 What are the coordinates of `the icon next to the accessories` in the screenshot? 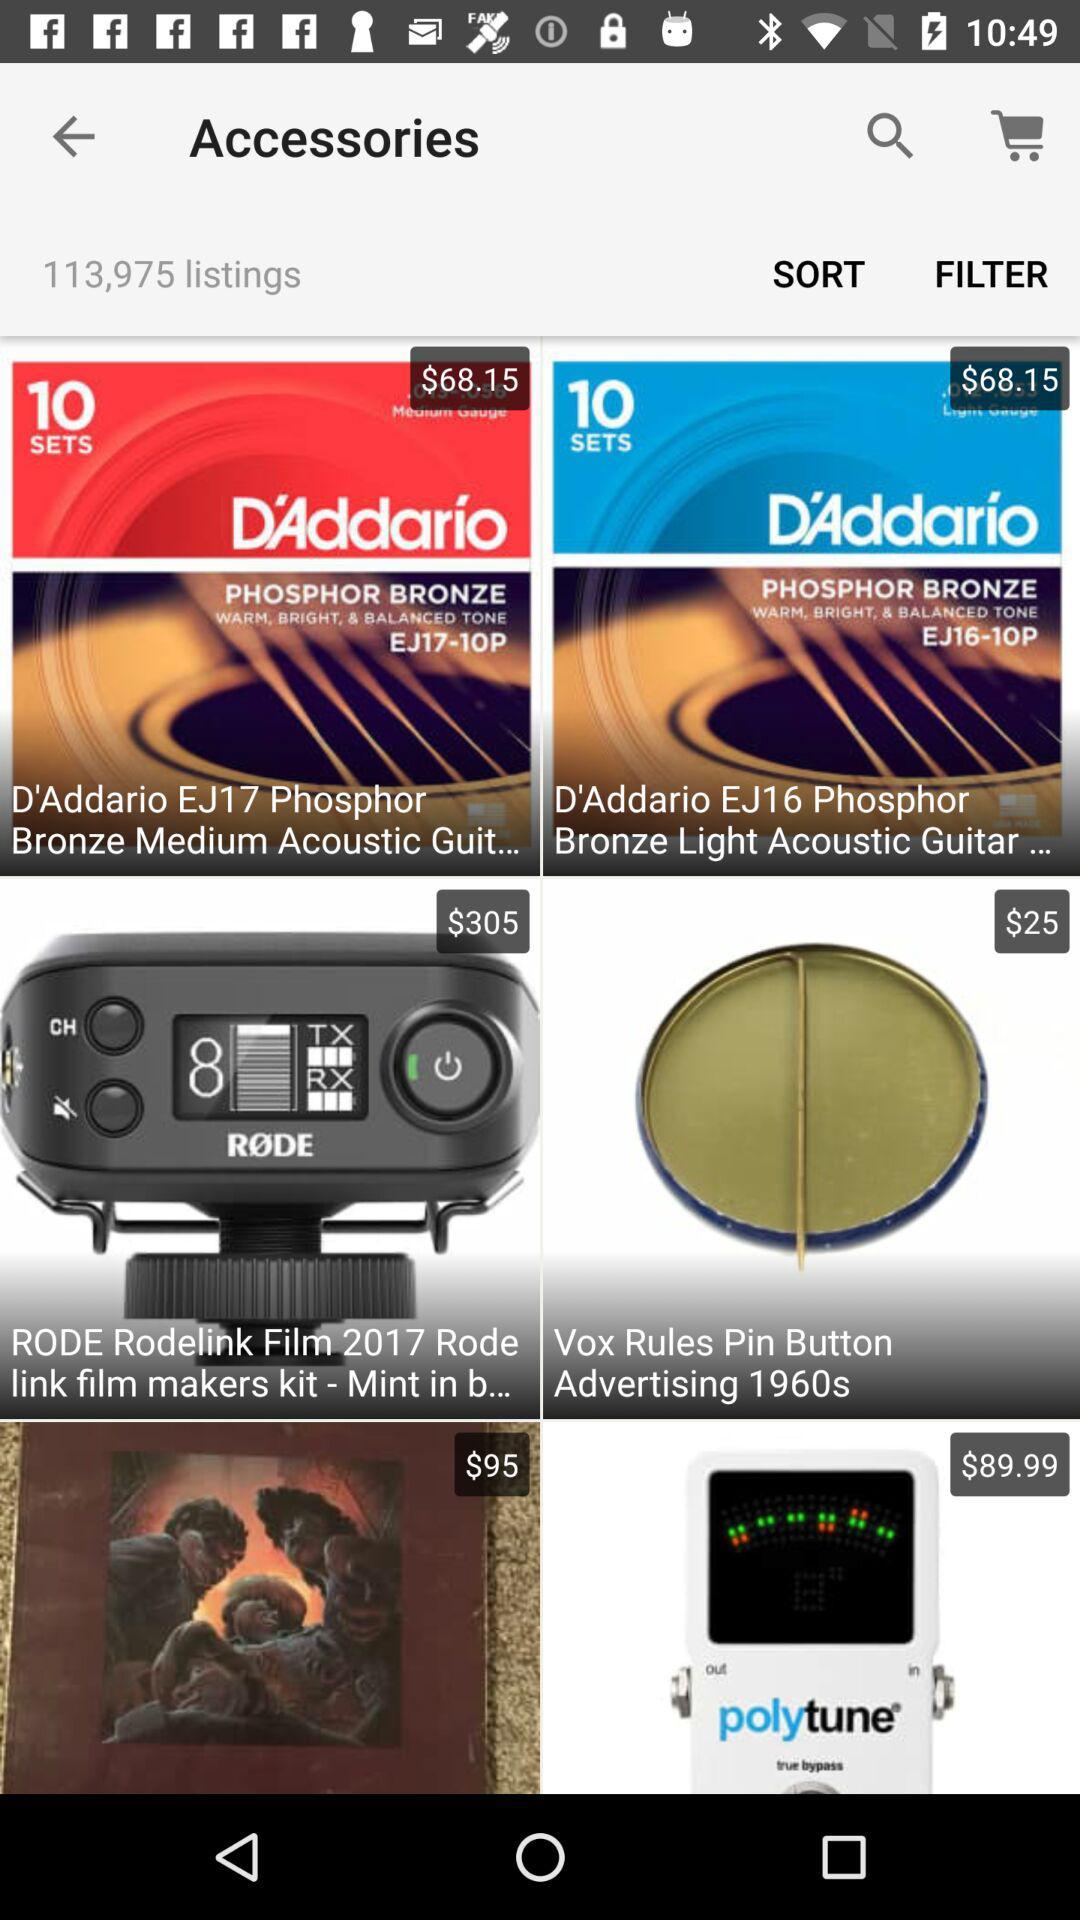 It's located at (890, 135).